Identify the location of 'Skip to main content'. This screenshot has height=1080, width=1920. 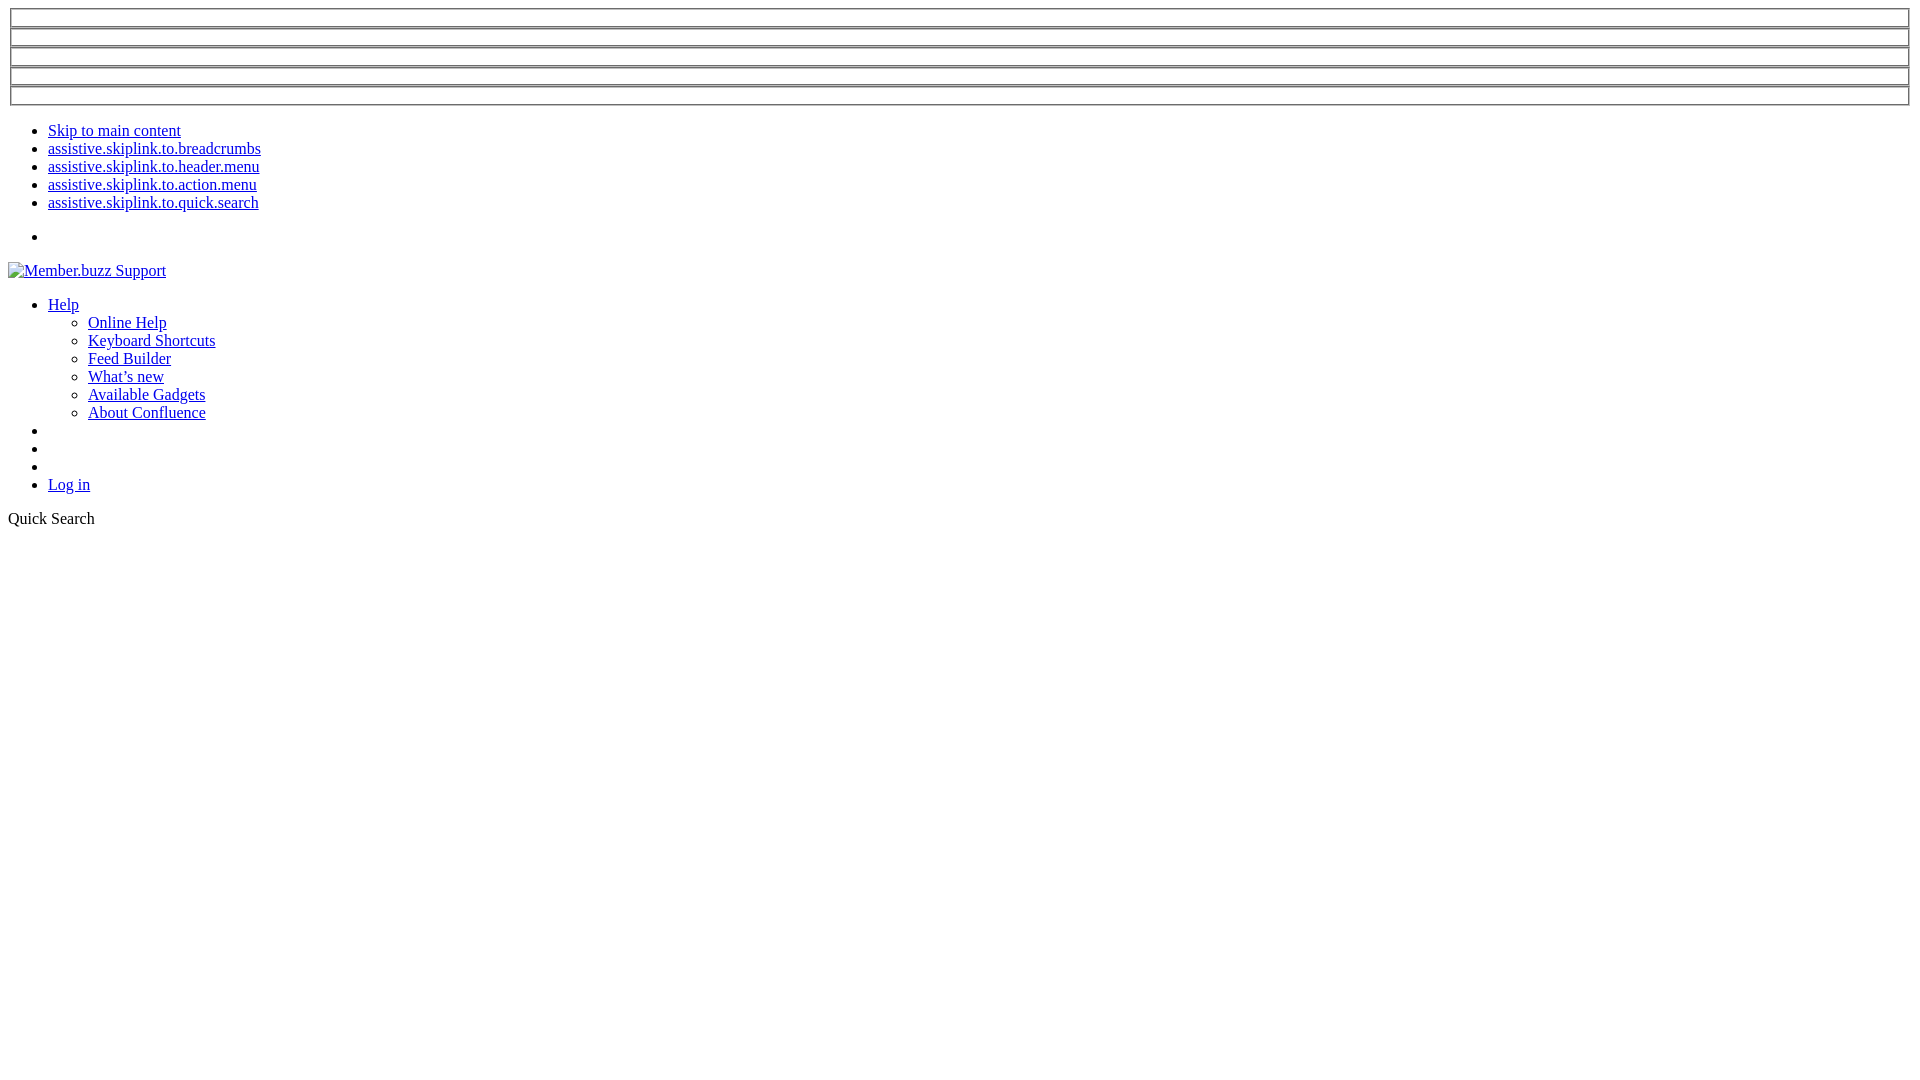
(113, 130).